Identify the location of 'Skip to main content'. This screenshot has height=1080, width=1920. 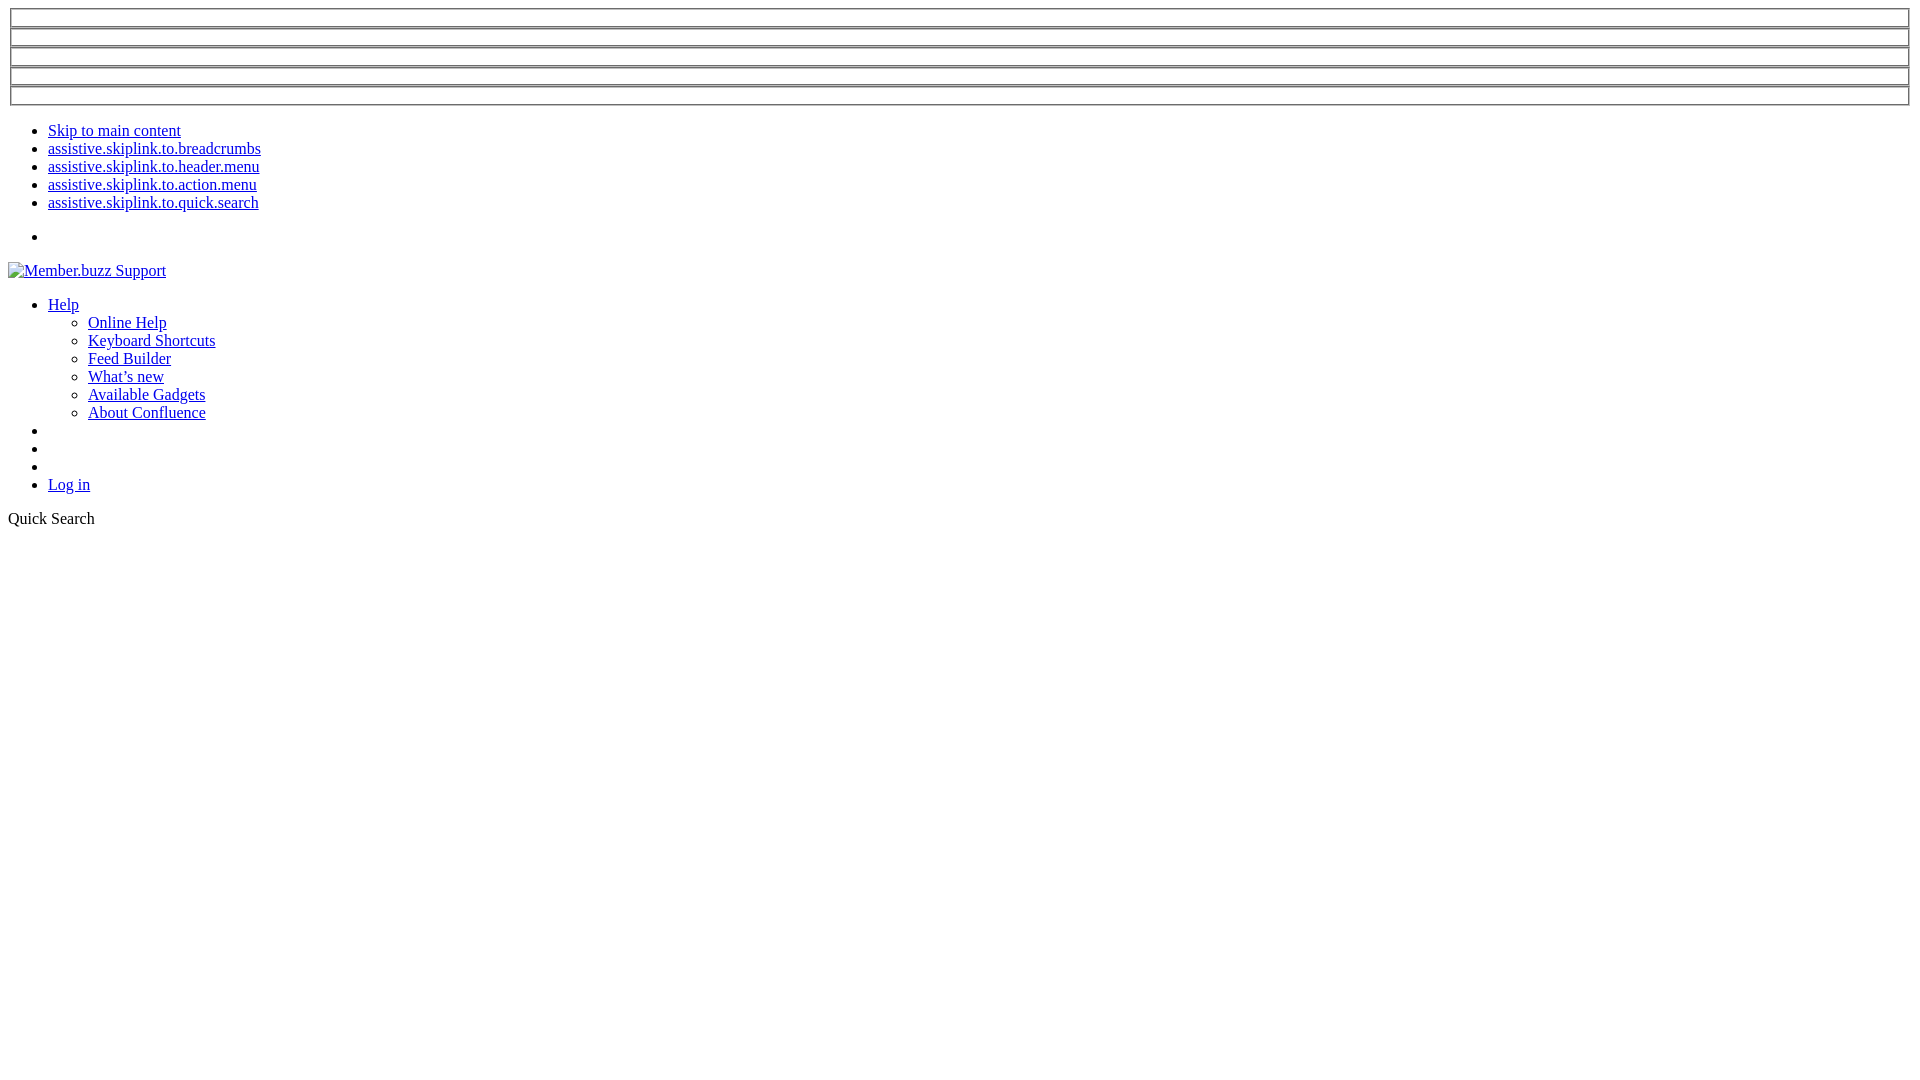
(113, 130).